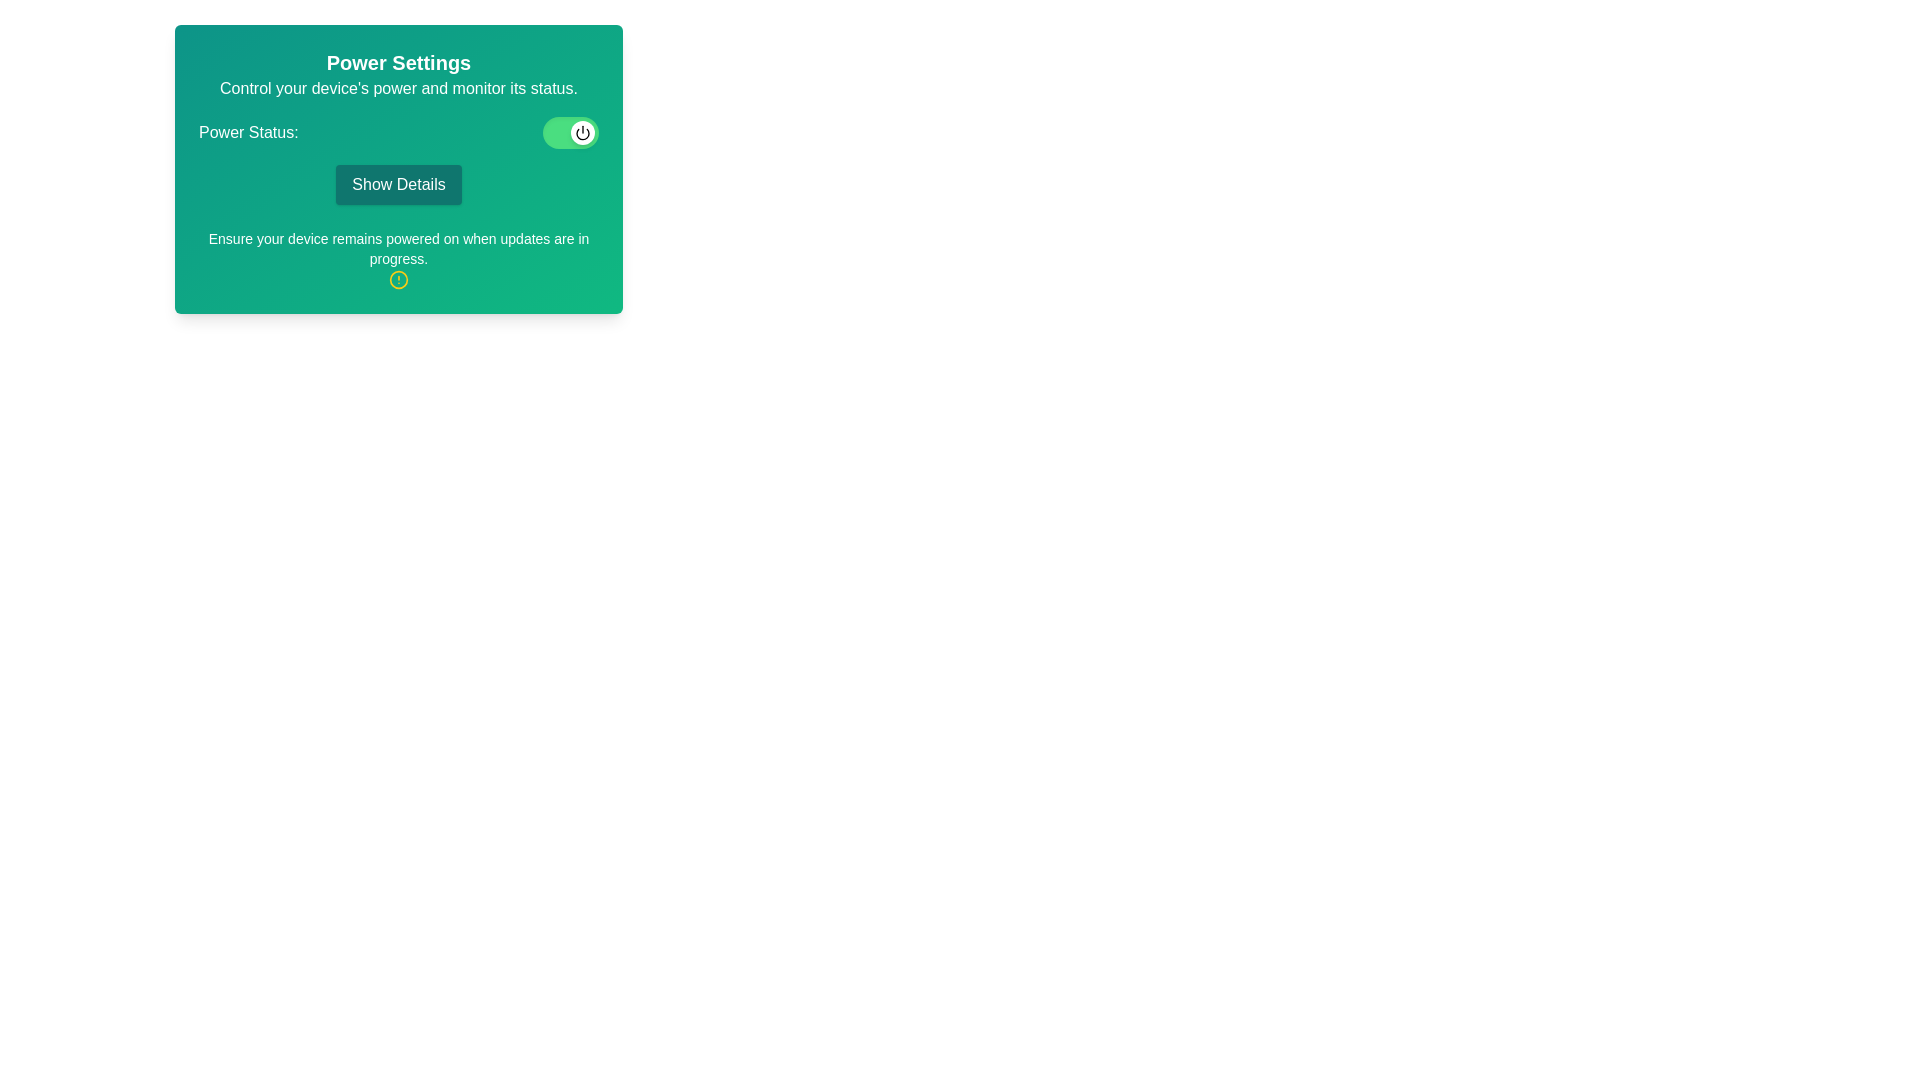 The image size is (1920, 1080). Describe the element at coordinates (398, 160) in the screenshot. I see `the 'Show Details' button, which has a teal background and white text, located below the 'Power Status:' label` at that location.